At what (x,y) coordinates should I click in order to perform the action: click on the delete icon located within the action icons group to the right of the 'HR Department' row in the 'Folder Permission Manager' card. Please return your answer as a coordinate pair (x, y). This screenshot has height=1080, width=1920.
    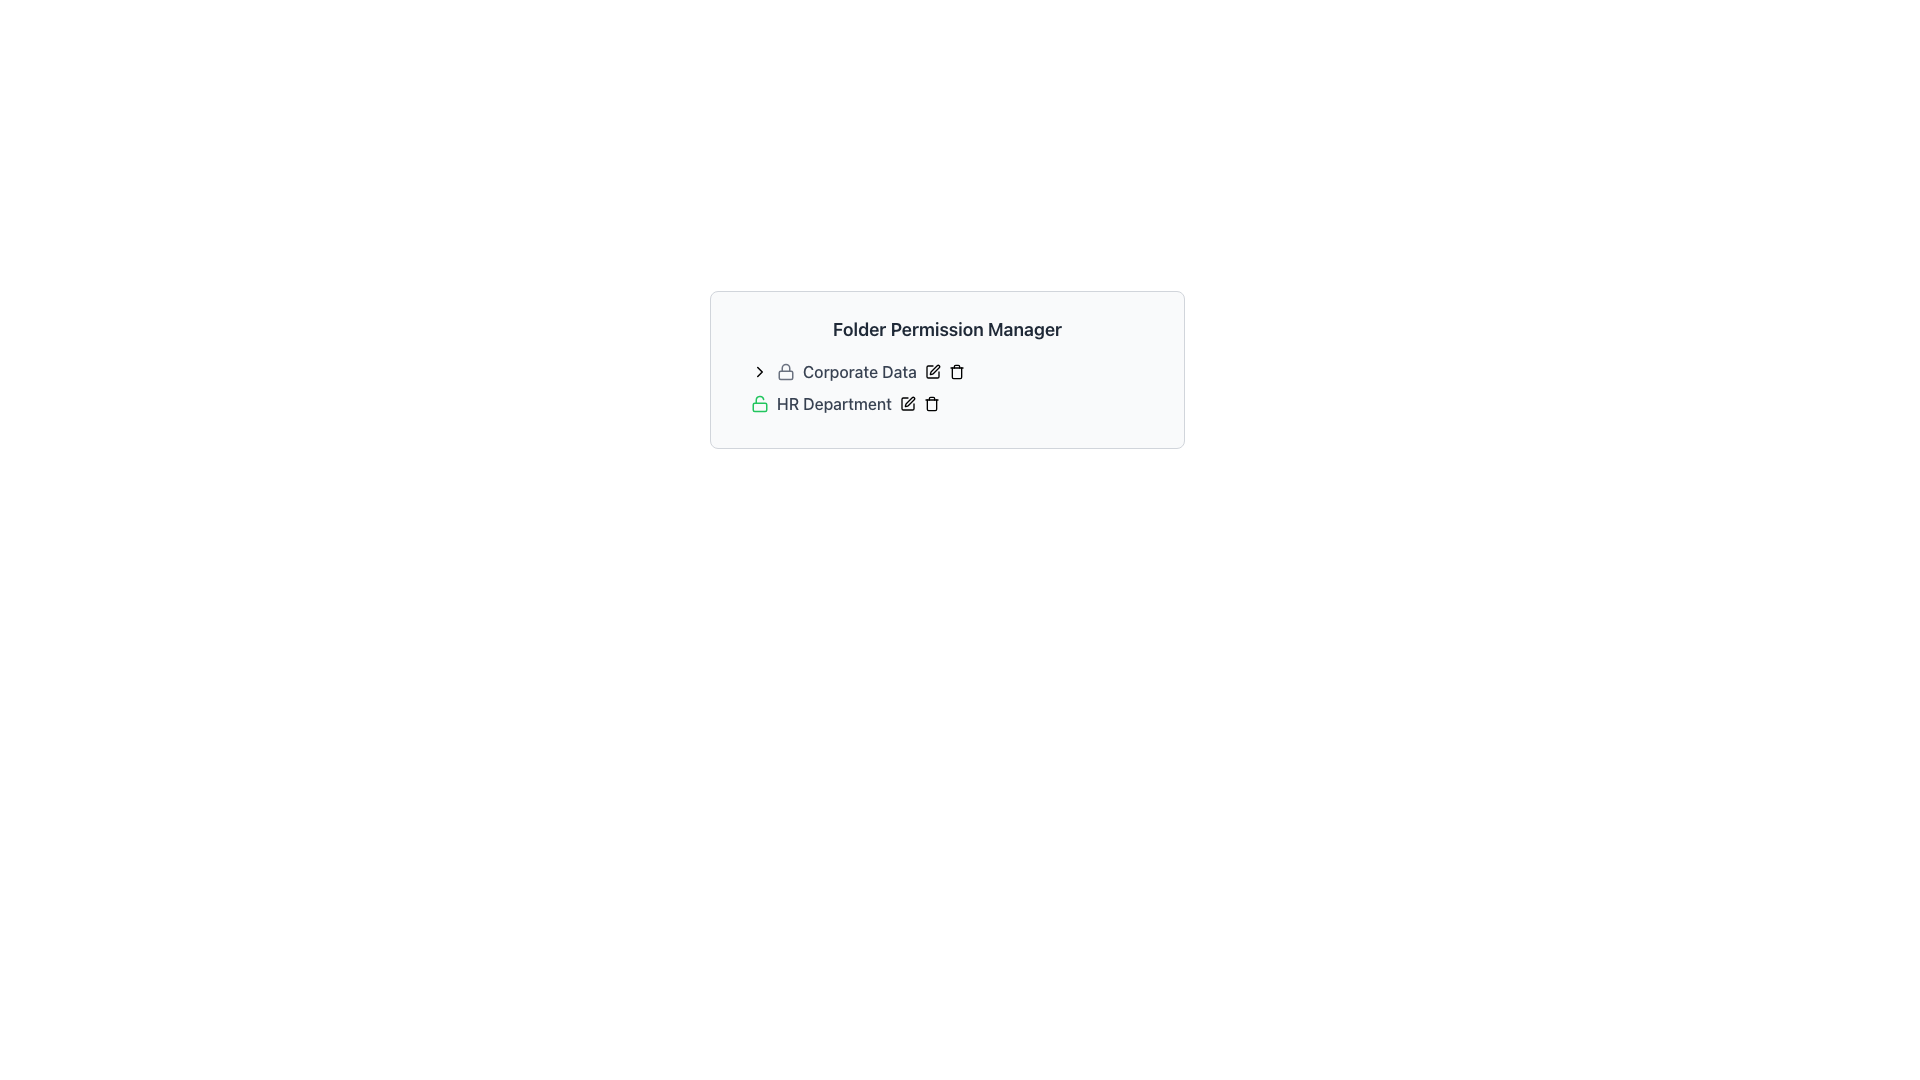
    Looking at the image, I should click on (930, 404).